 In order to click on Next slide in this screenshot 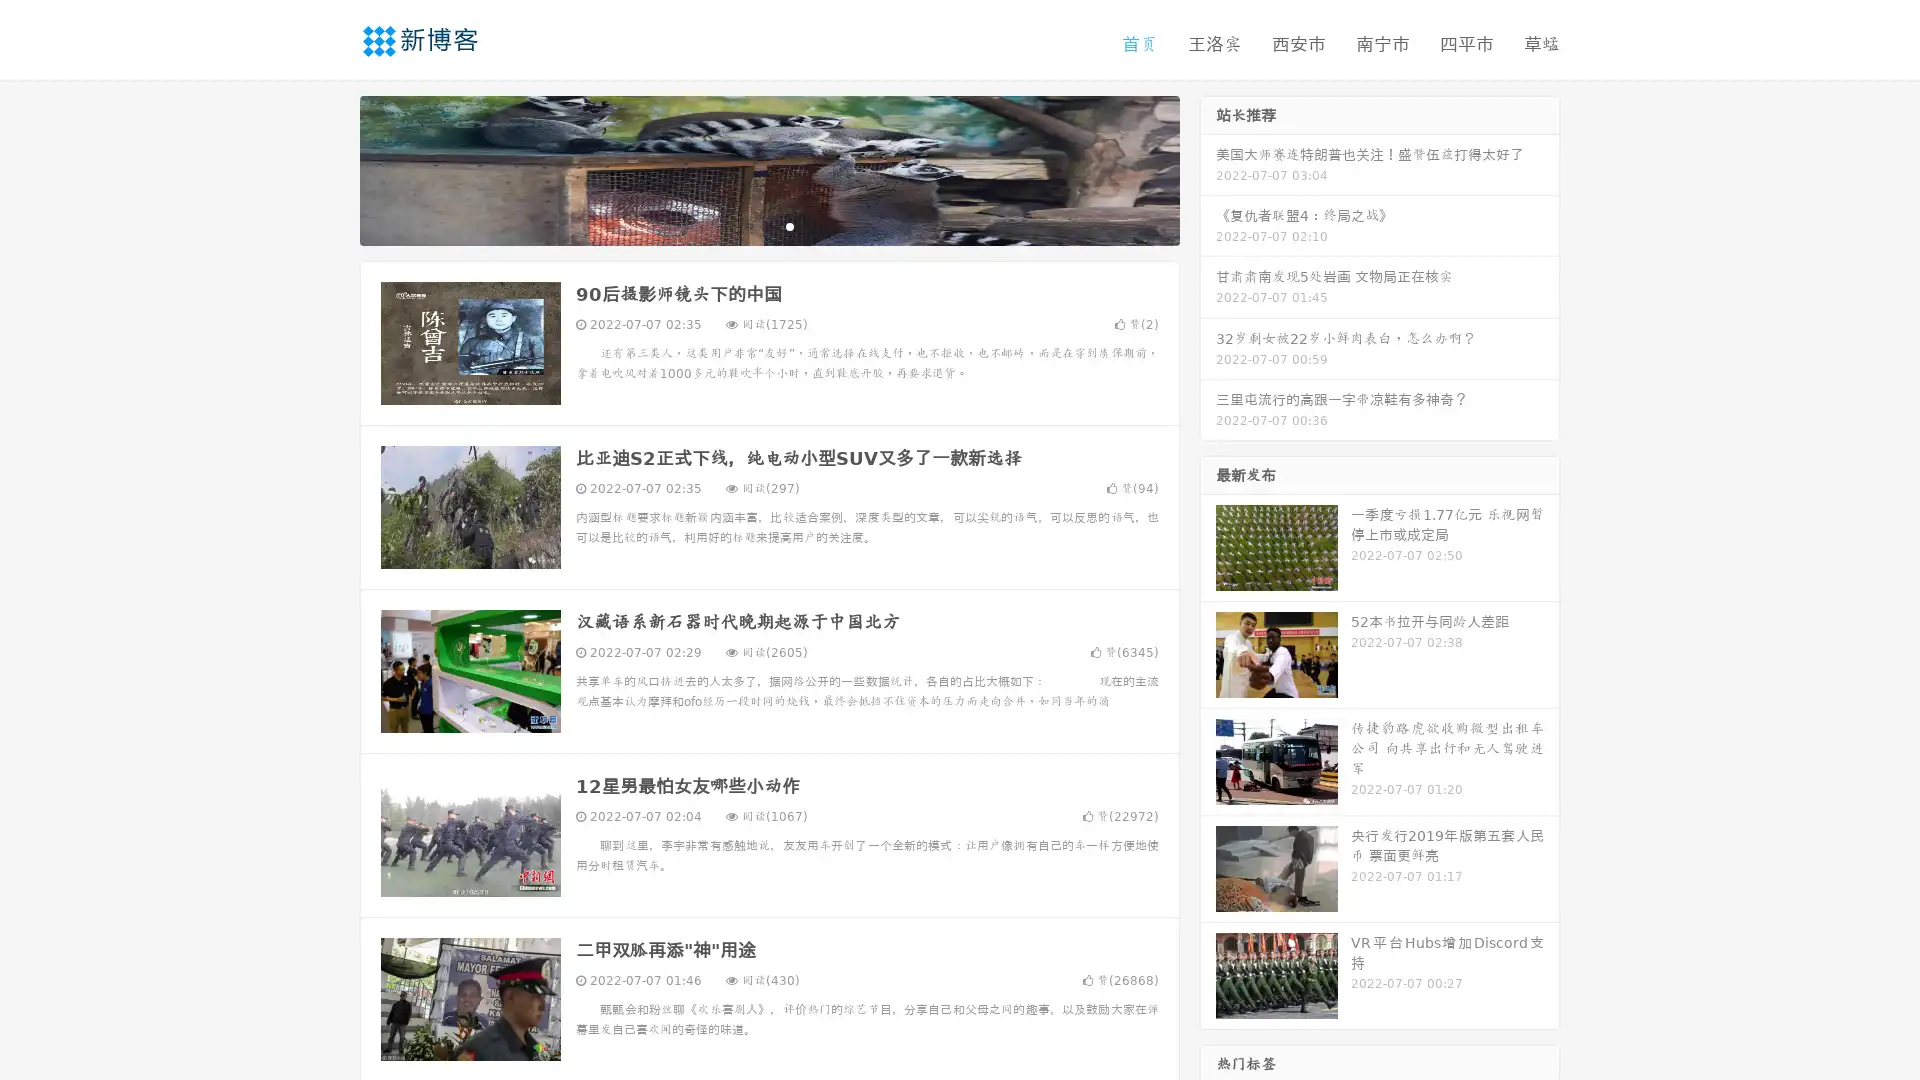, I will do `click(1208, 168)`.